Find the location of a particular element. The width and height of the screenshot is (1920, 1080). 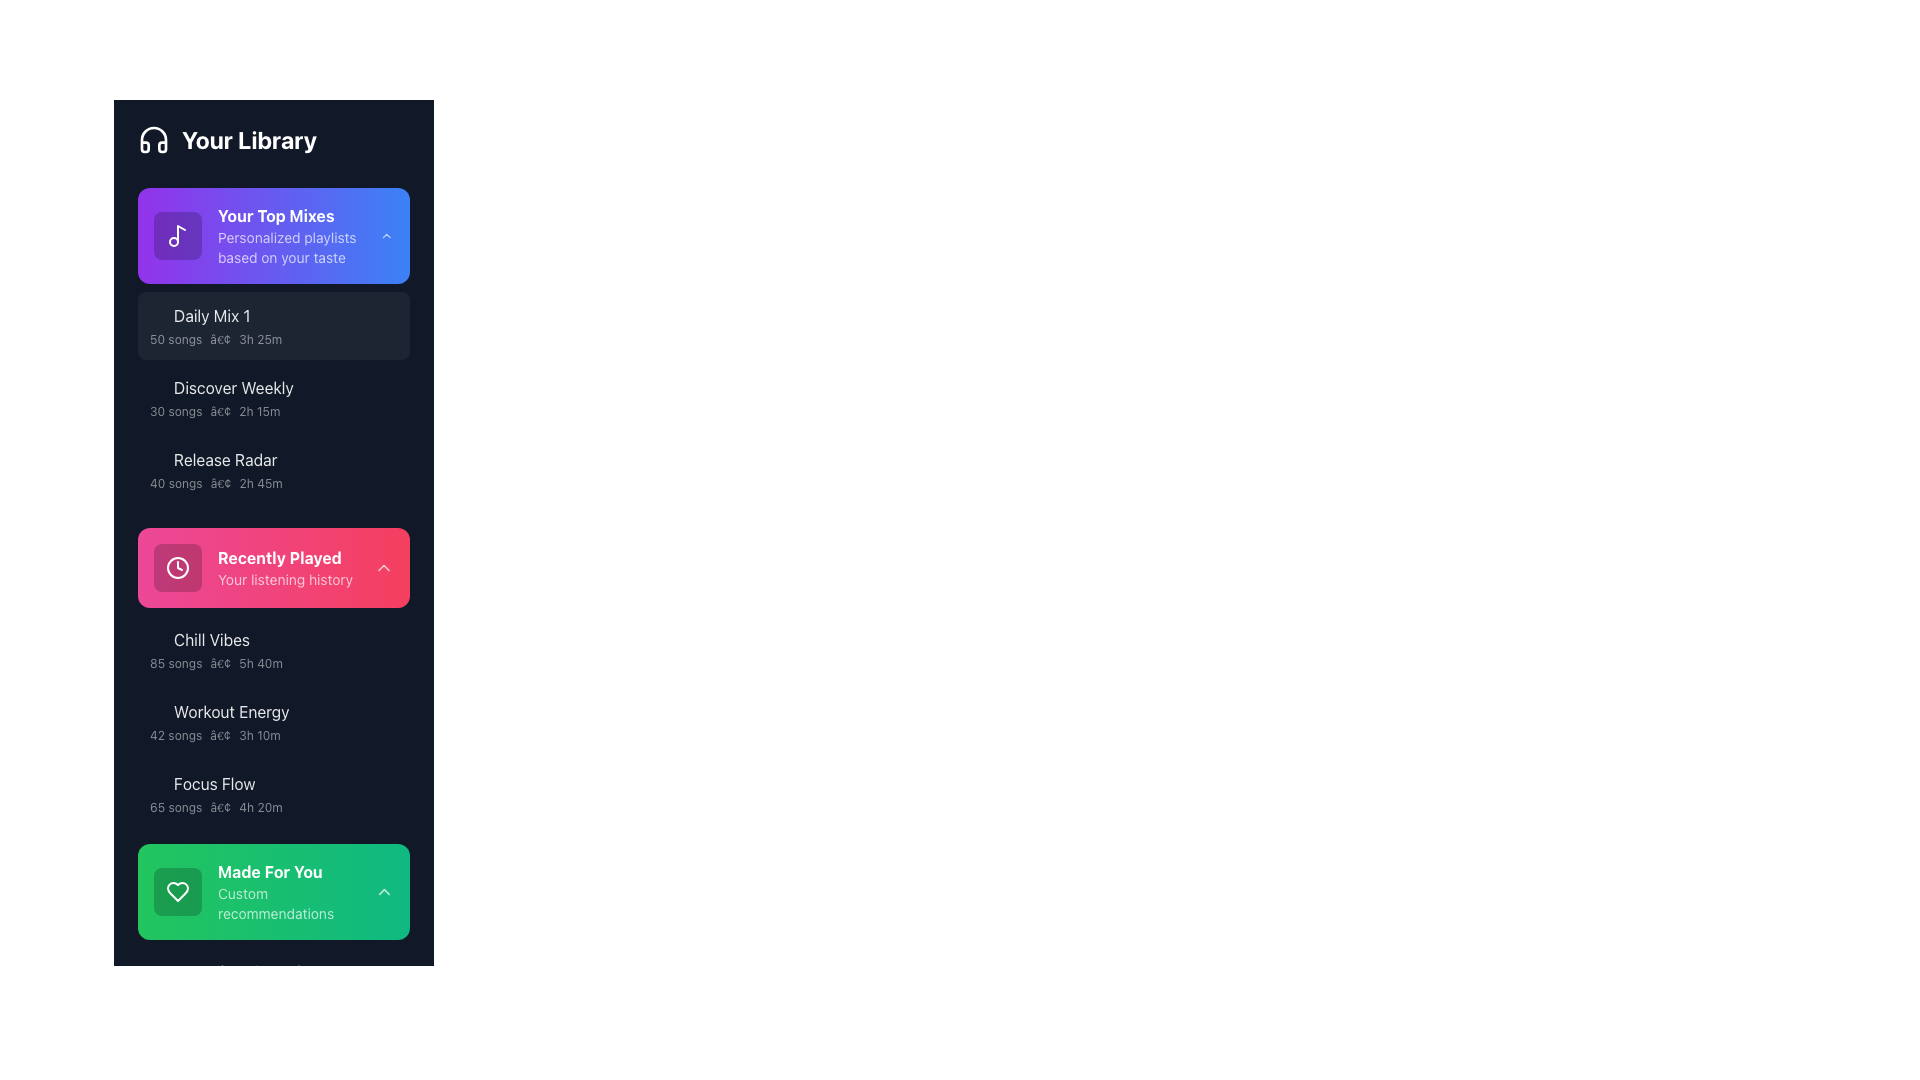

the playlist list item titled 'Focus Flow' to view its details is located at coordinates (263, 793).